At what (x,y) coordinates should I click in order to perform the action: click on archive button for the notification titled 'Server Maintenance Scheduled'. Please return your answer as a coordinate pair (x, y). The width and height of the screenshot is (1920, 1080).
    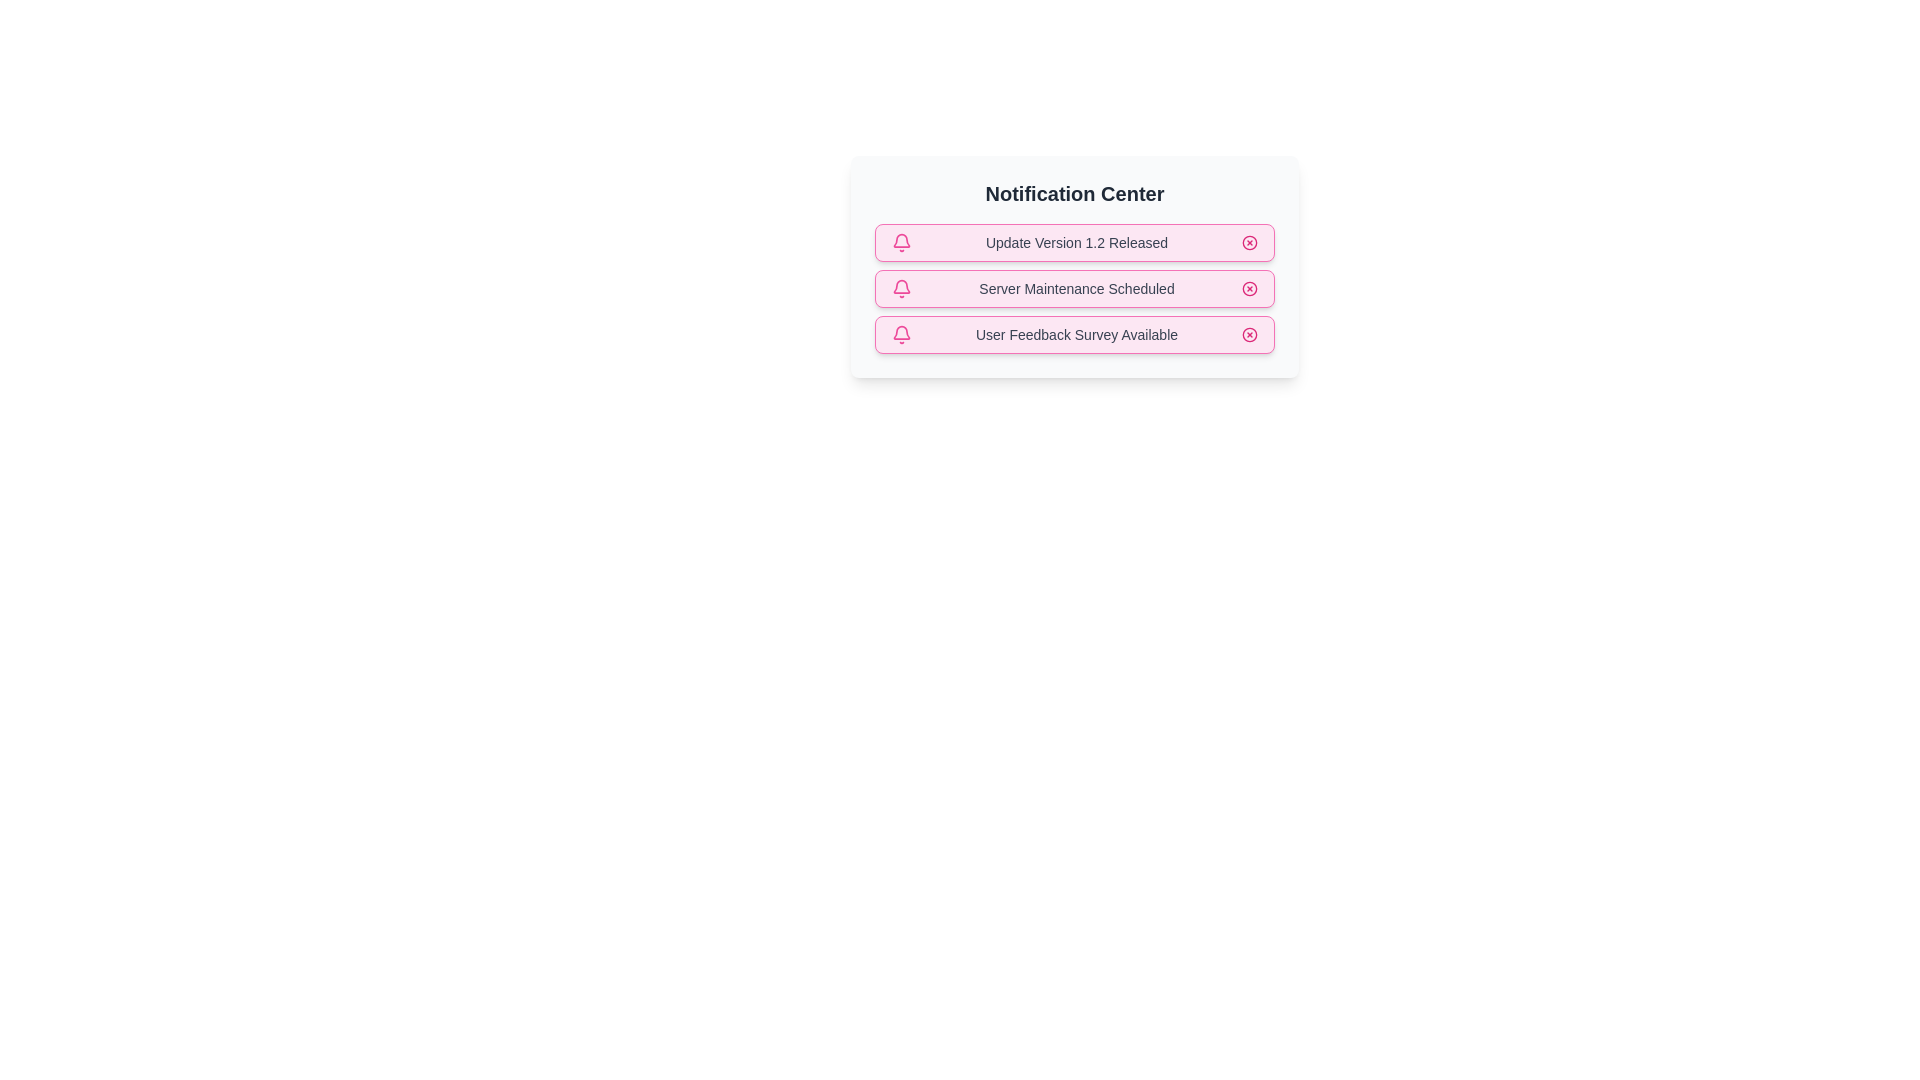
    Looking at the image, I should click on (1248, 289).